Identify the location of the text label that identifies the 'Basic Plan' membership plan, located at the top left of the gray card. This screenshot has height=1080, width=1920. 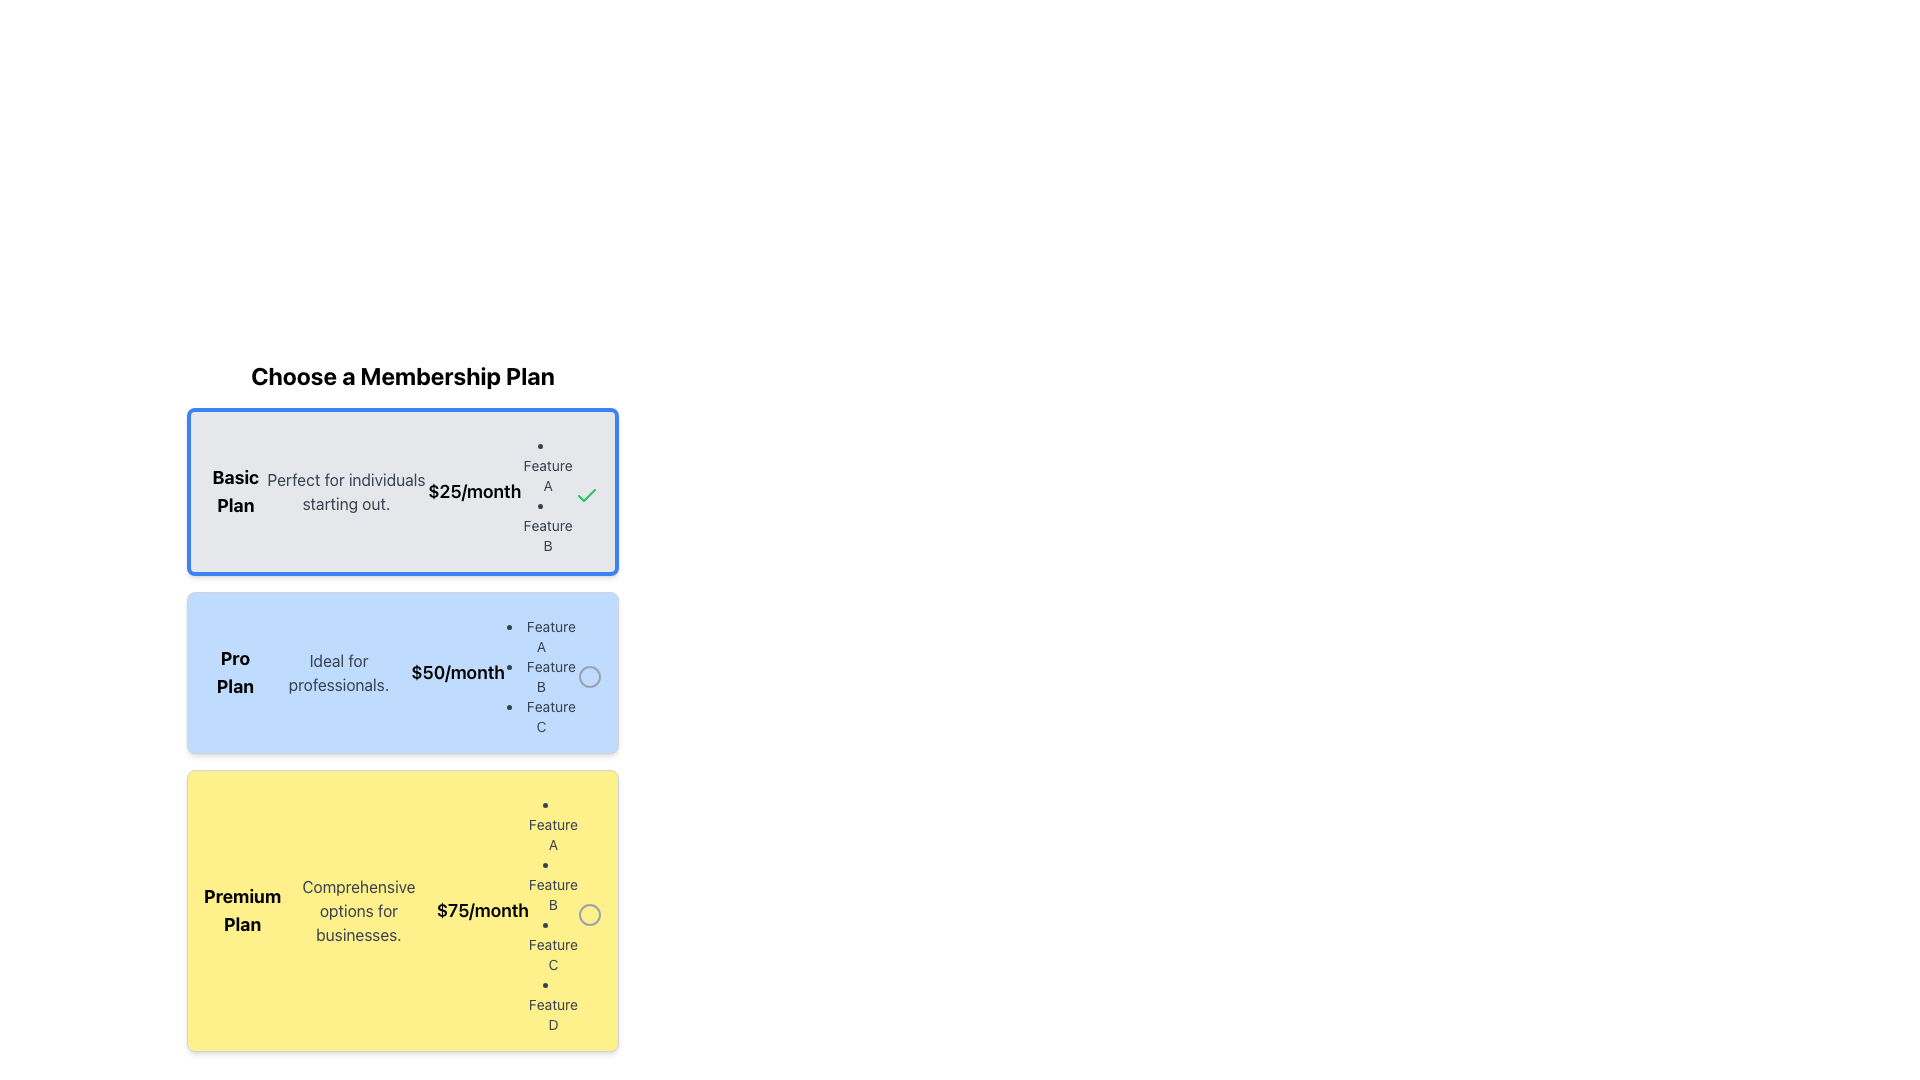
(235, 492).